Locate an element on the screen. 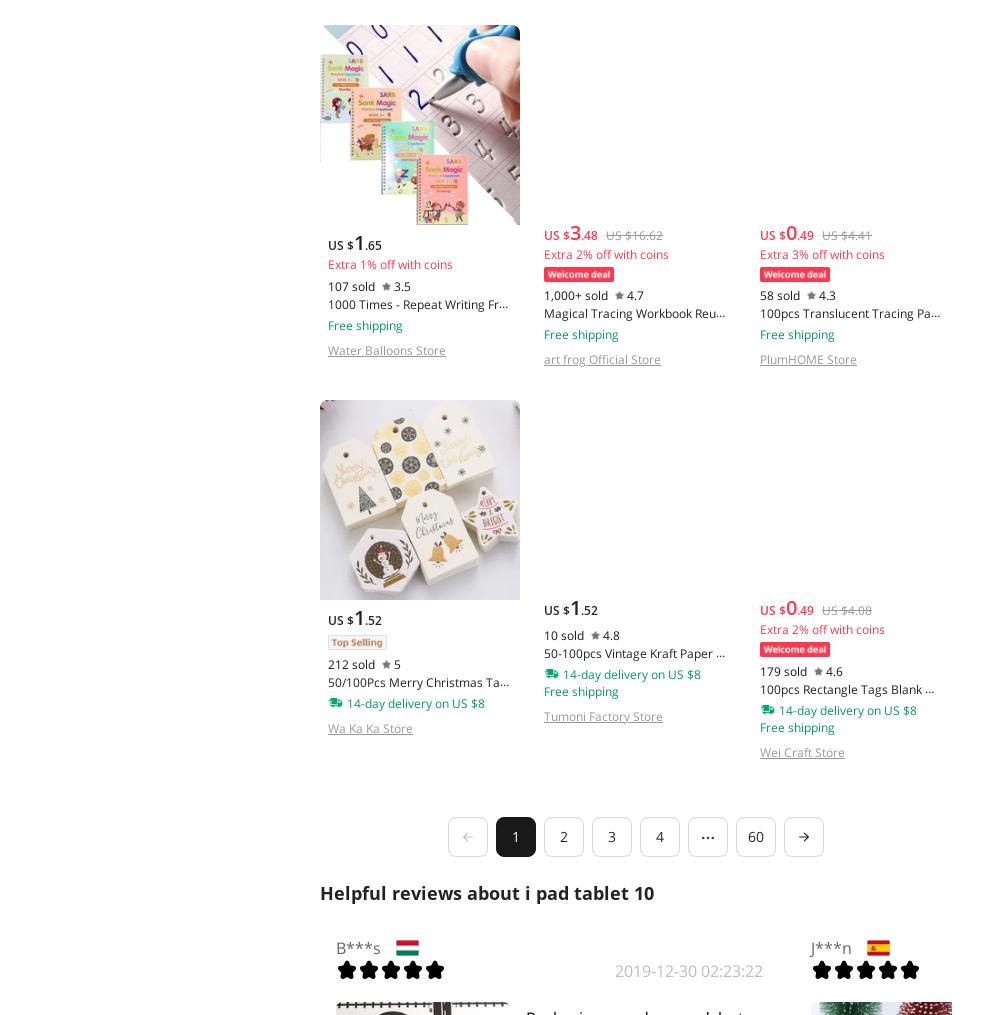 This screenshot has height=1015, width=1000. 'Wei Craft Store' is located at coordinates (801, 750).